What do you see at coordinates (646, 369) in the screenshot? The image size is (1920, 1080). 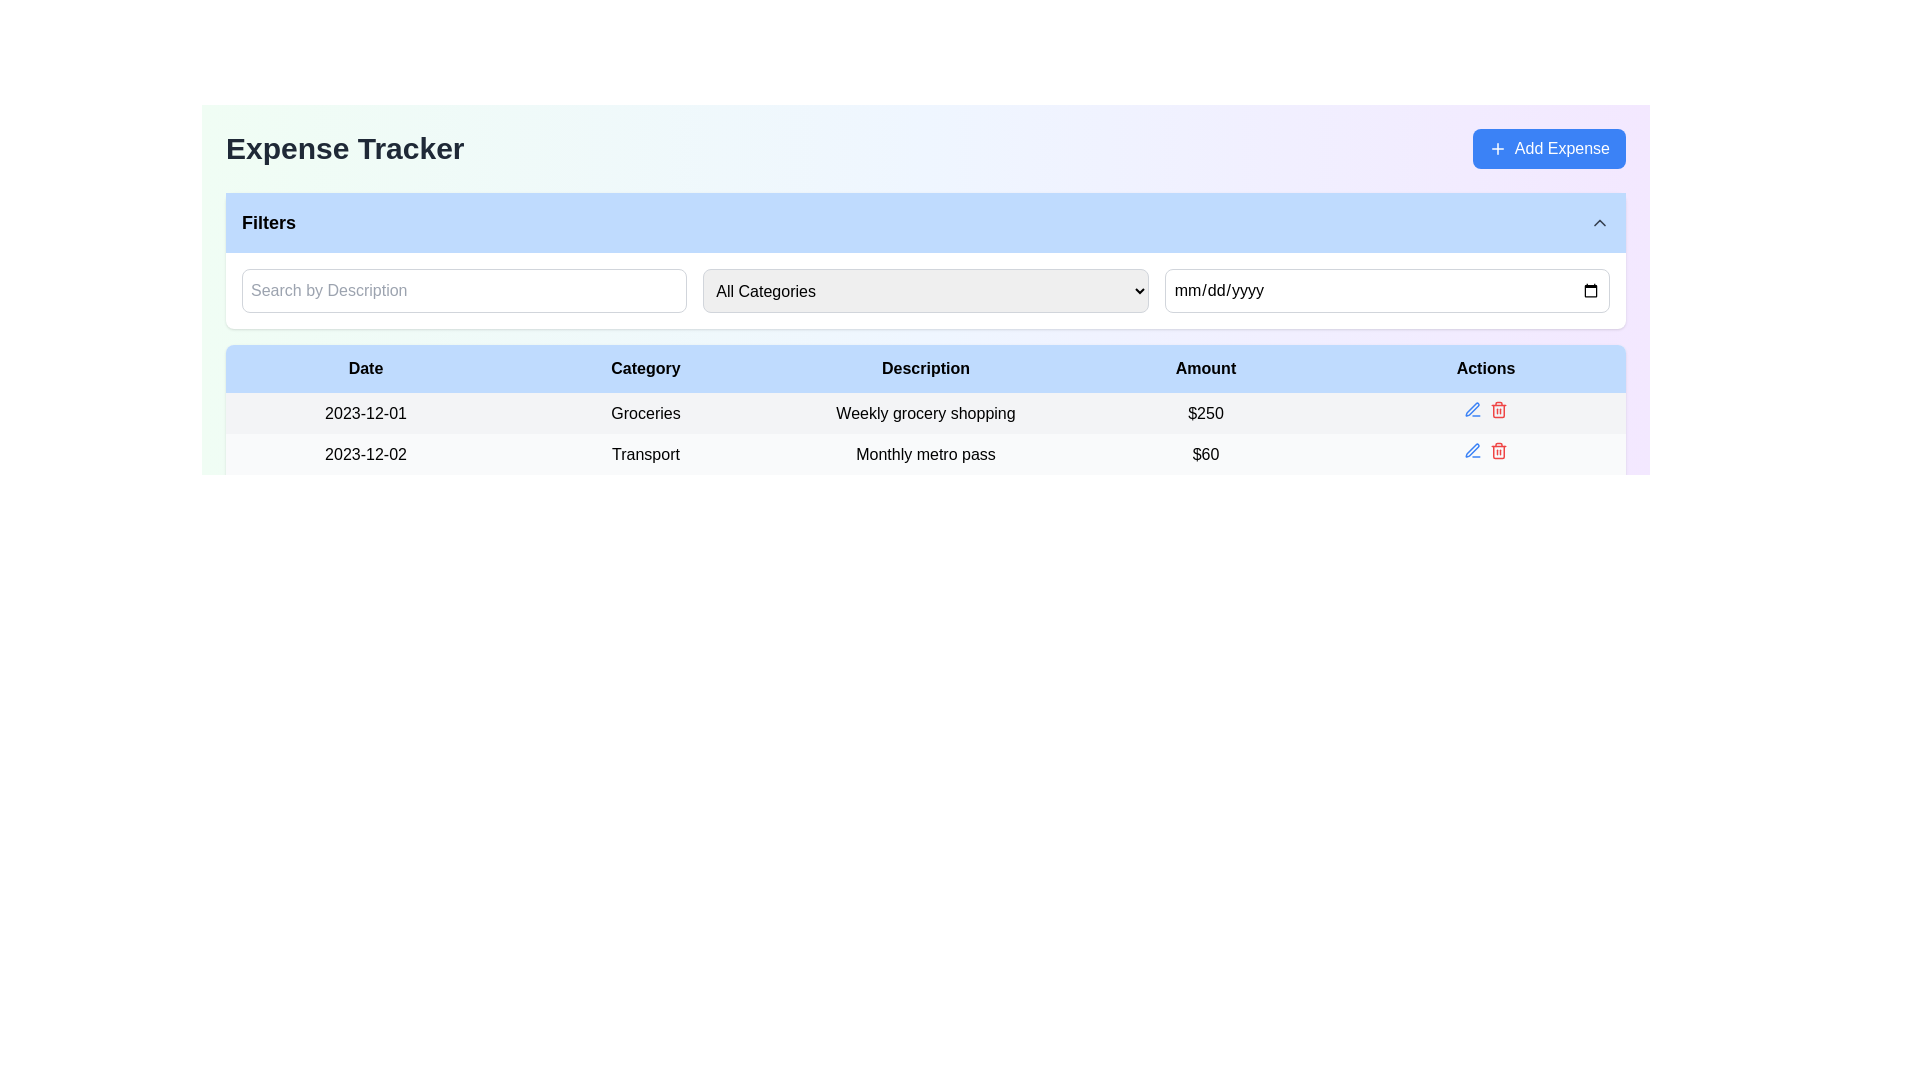 I see `the text label that displays 'Category', which is centrally aligned and positioned on a light blue background, located between 'Date' and 'Description' labels` at bounding box center [646, 369].